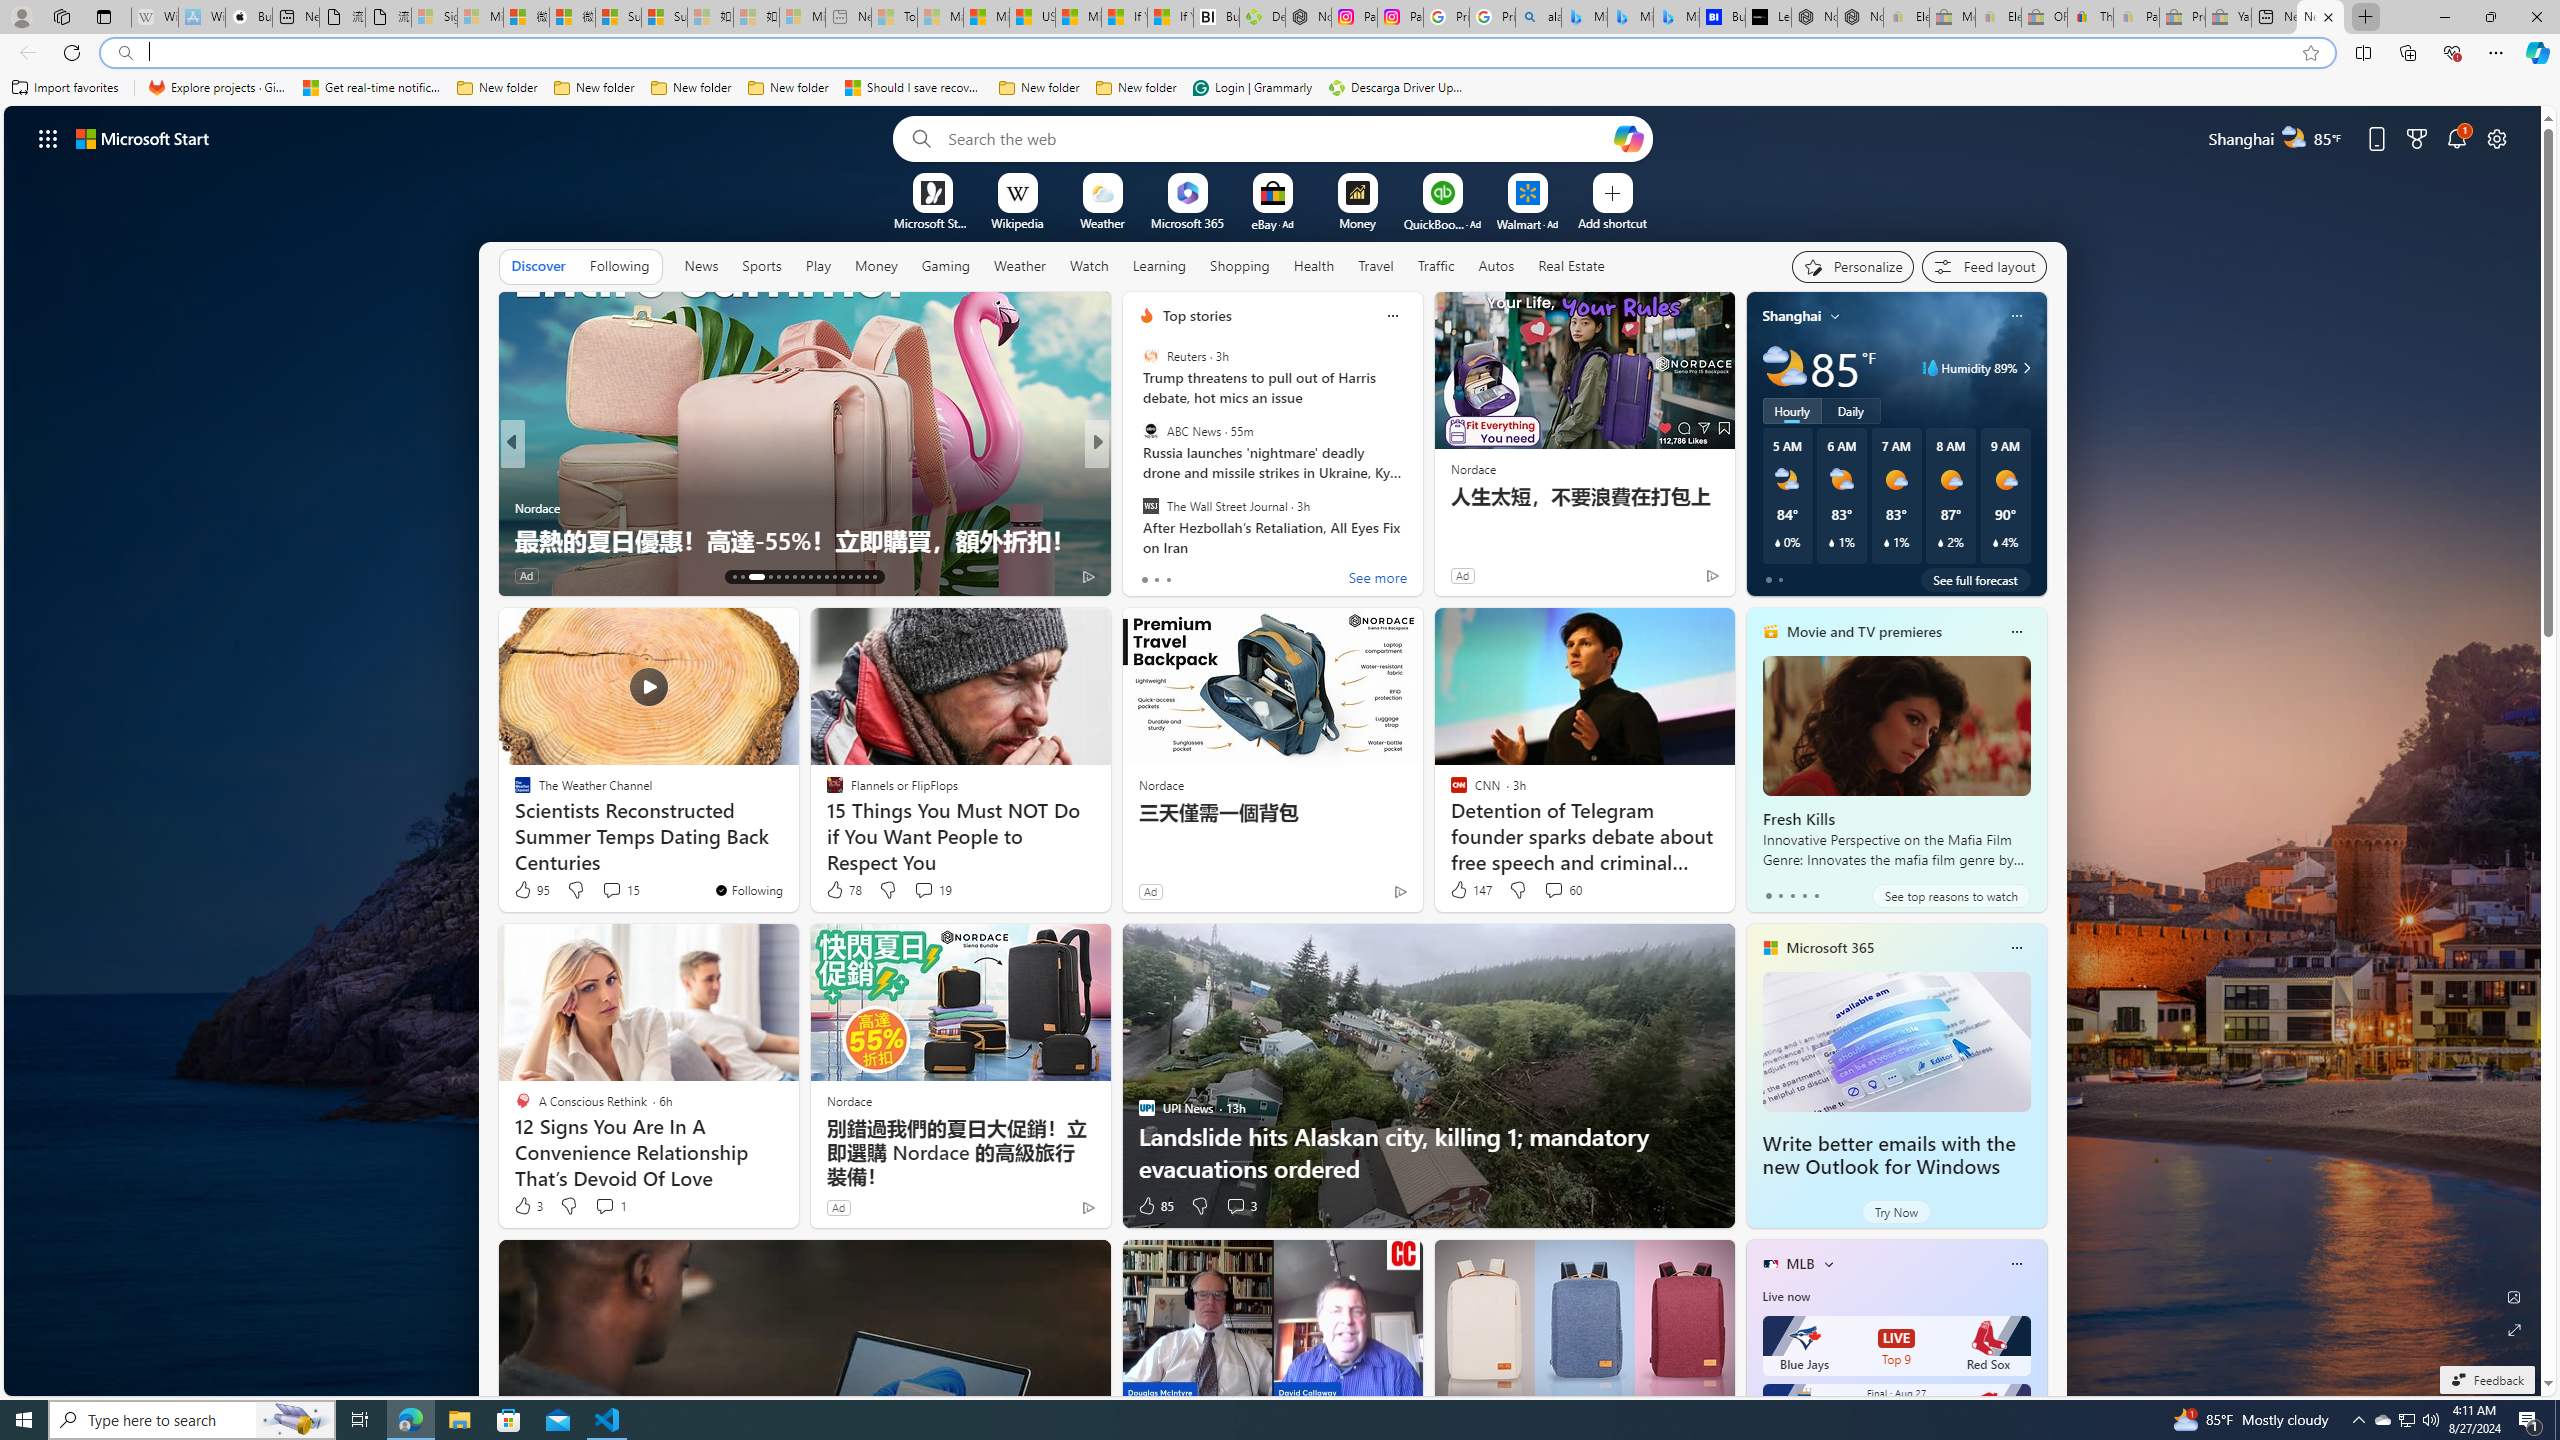 The width and height of the screenshot is (2560, 1440). Describe the element at coordinates (1537, 16) in the screenshot. I see `'alabama high school quarterback dies - Search'` at that location.